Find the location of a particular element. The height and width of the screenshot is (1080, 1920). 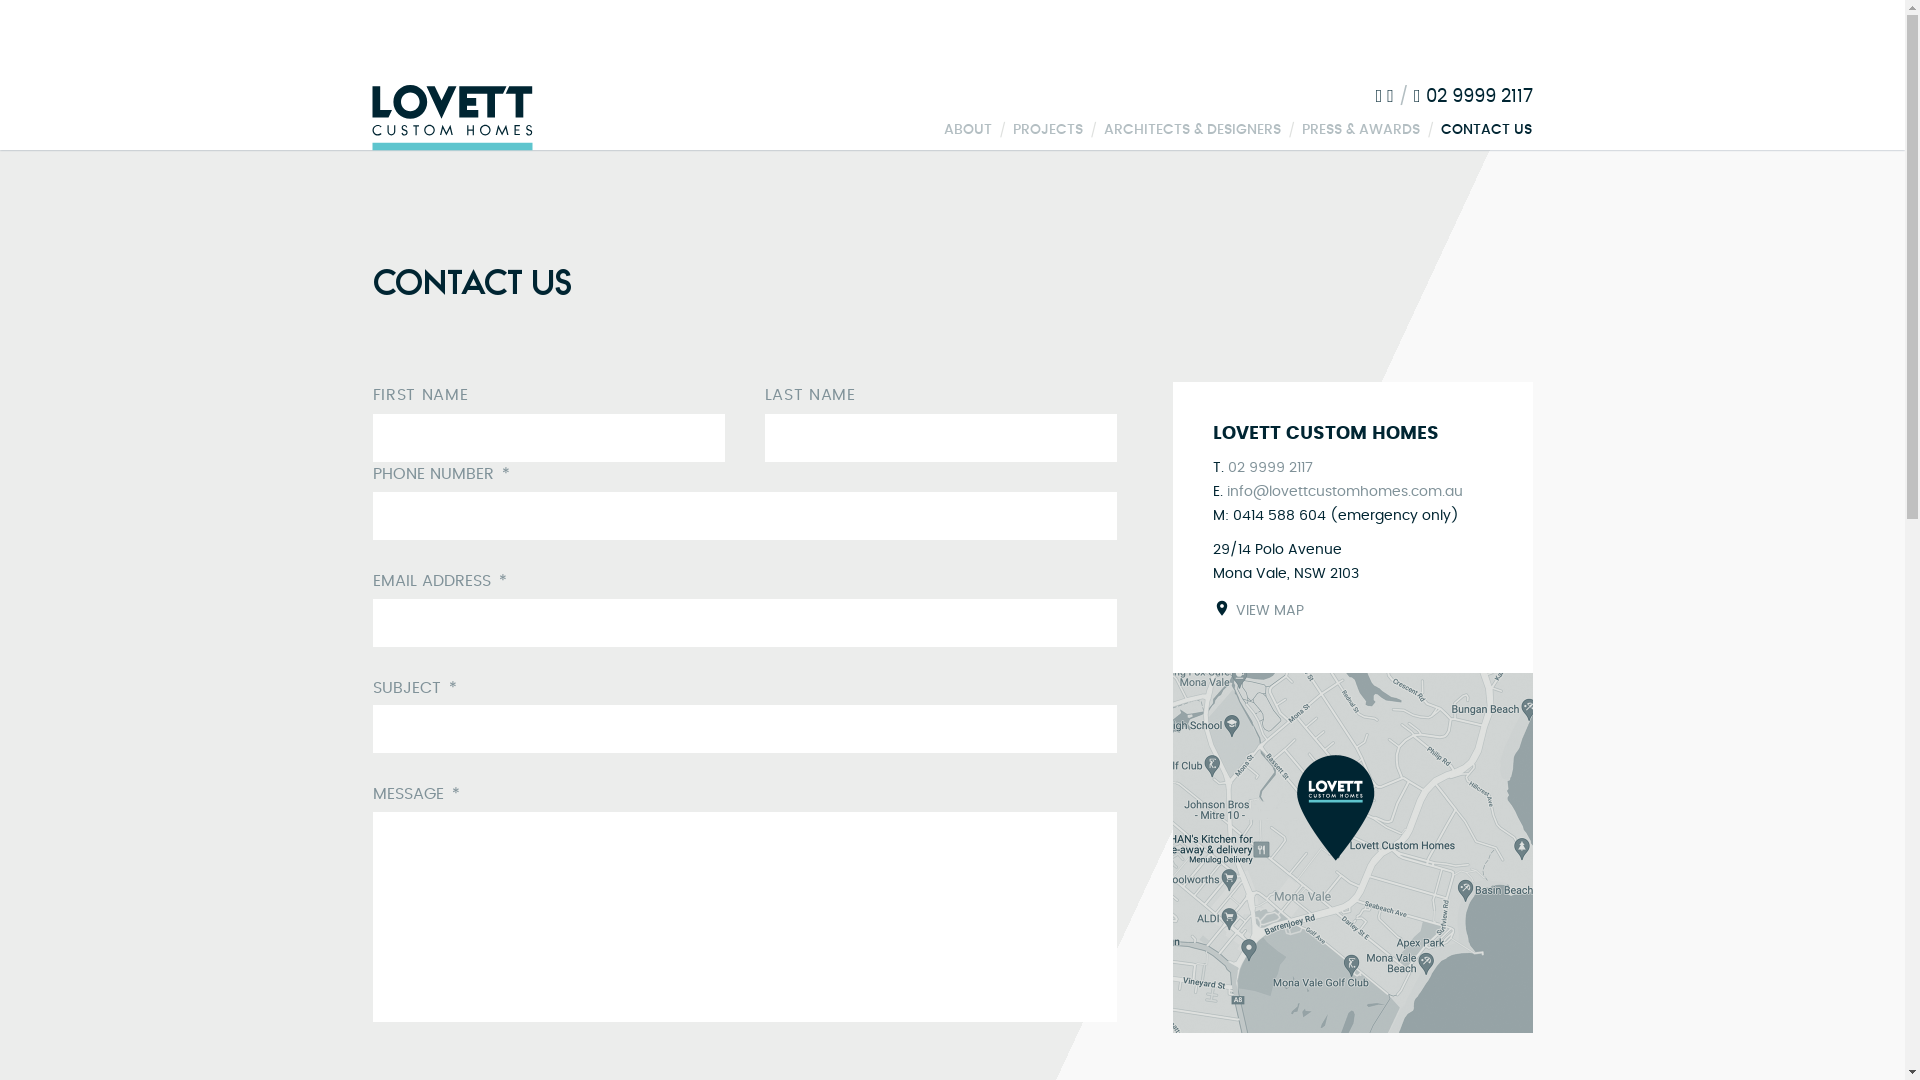

'PRESS & AWARDS' is located at coordinates (1301, 129).